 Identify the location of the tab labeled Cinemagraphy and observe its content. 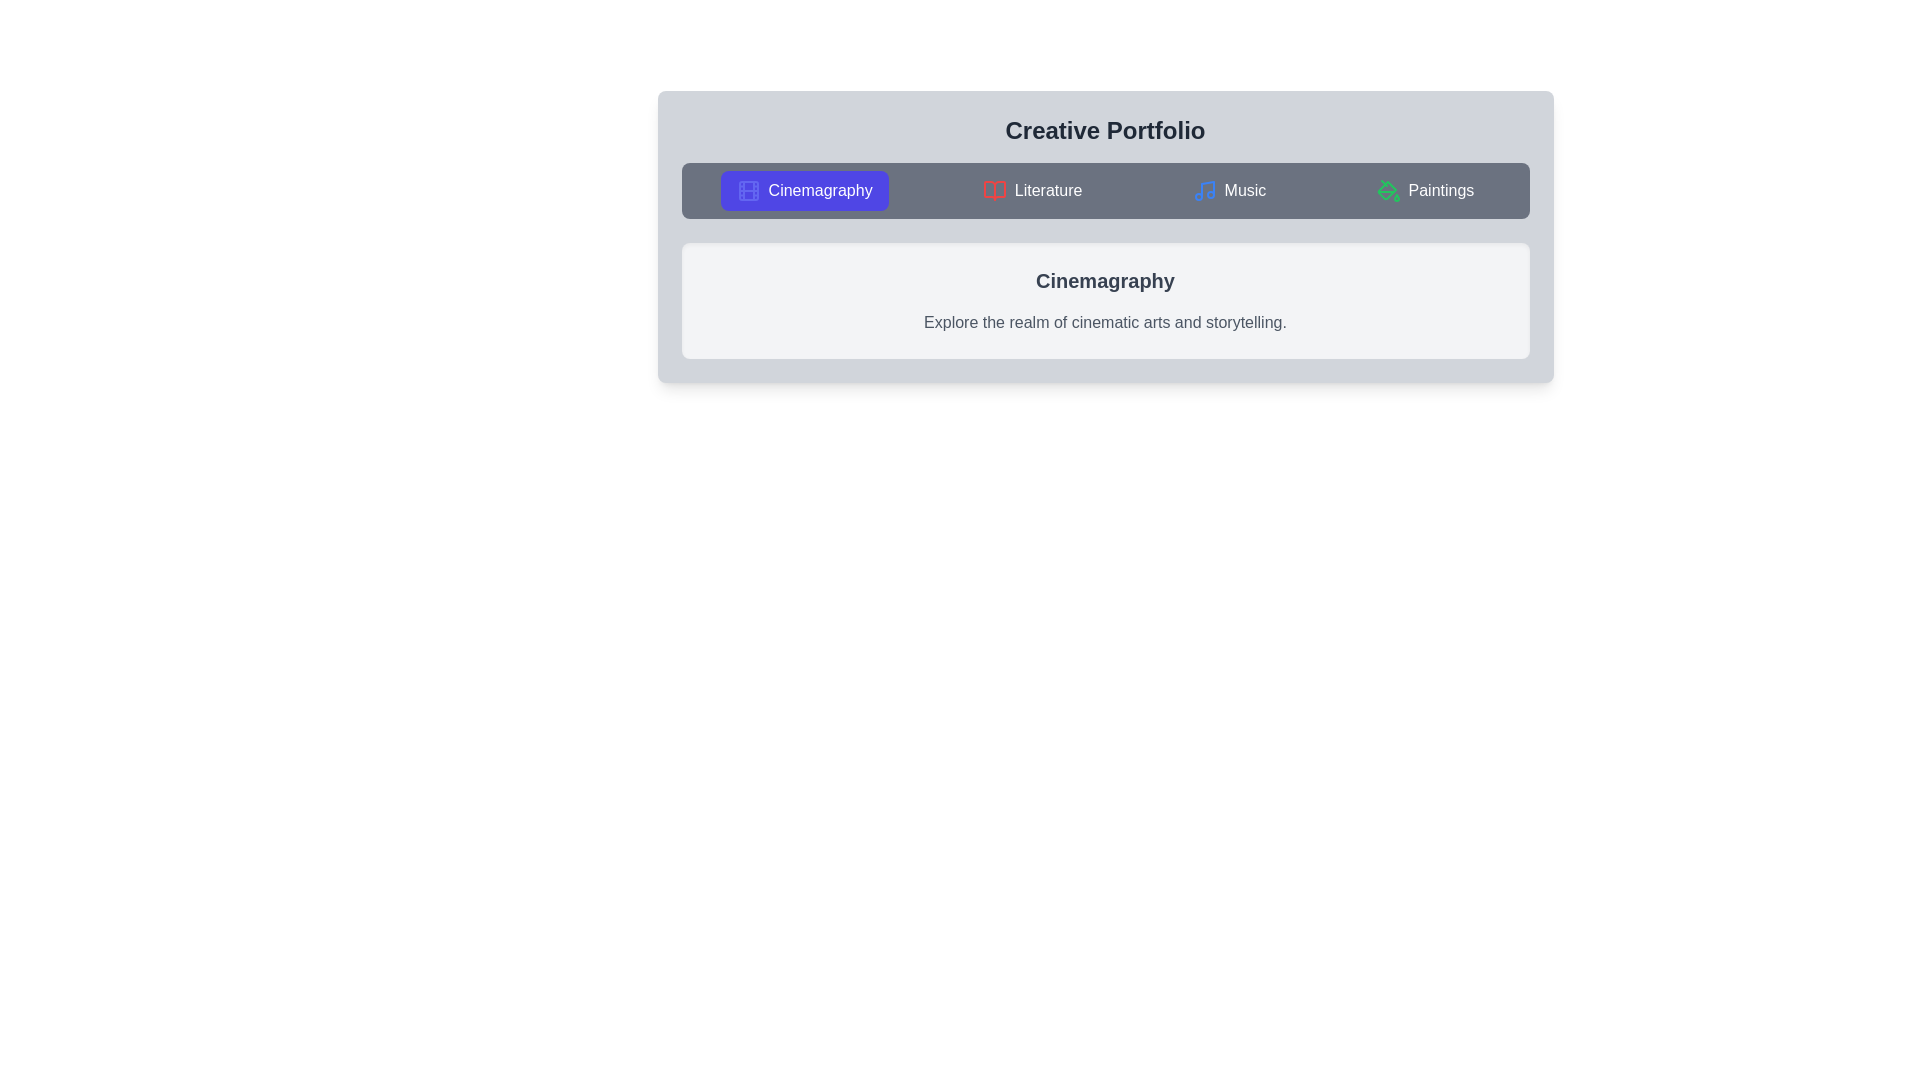
(804, 191).